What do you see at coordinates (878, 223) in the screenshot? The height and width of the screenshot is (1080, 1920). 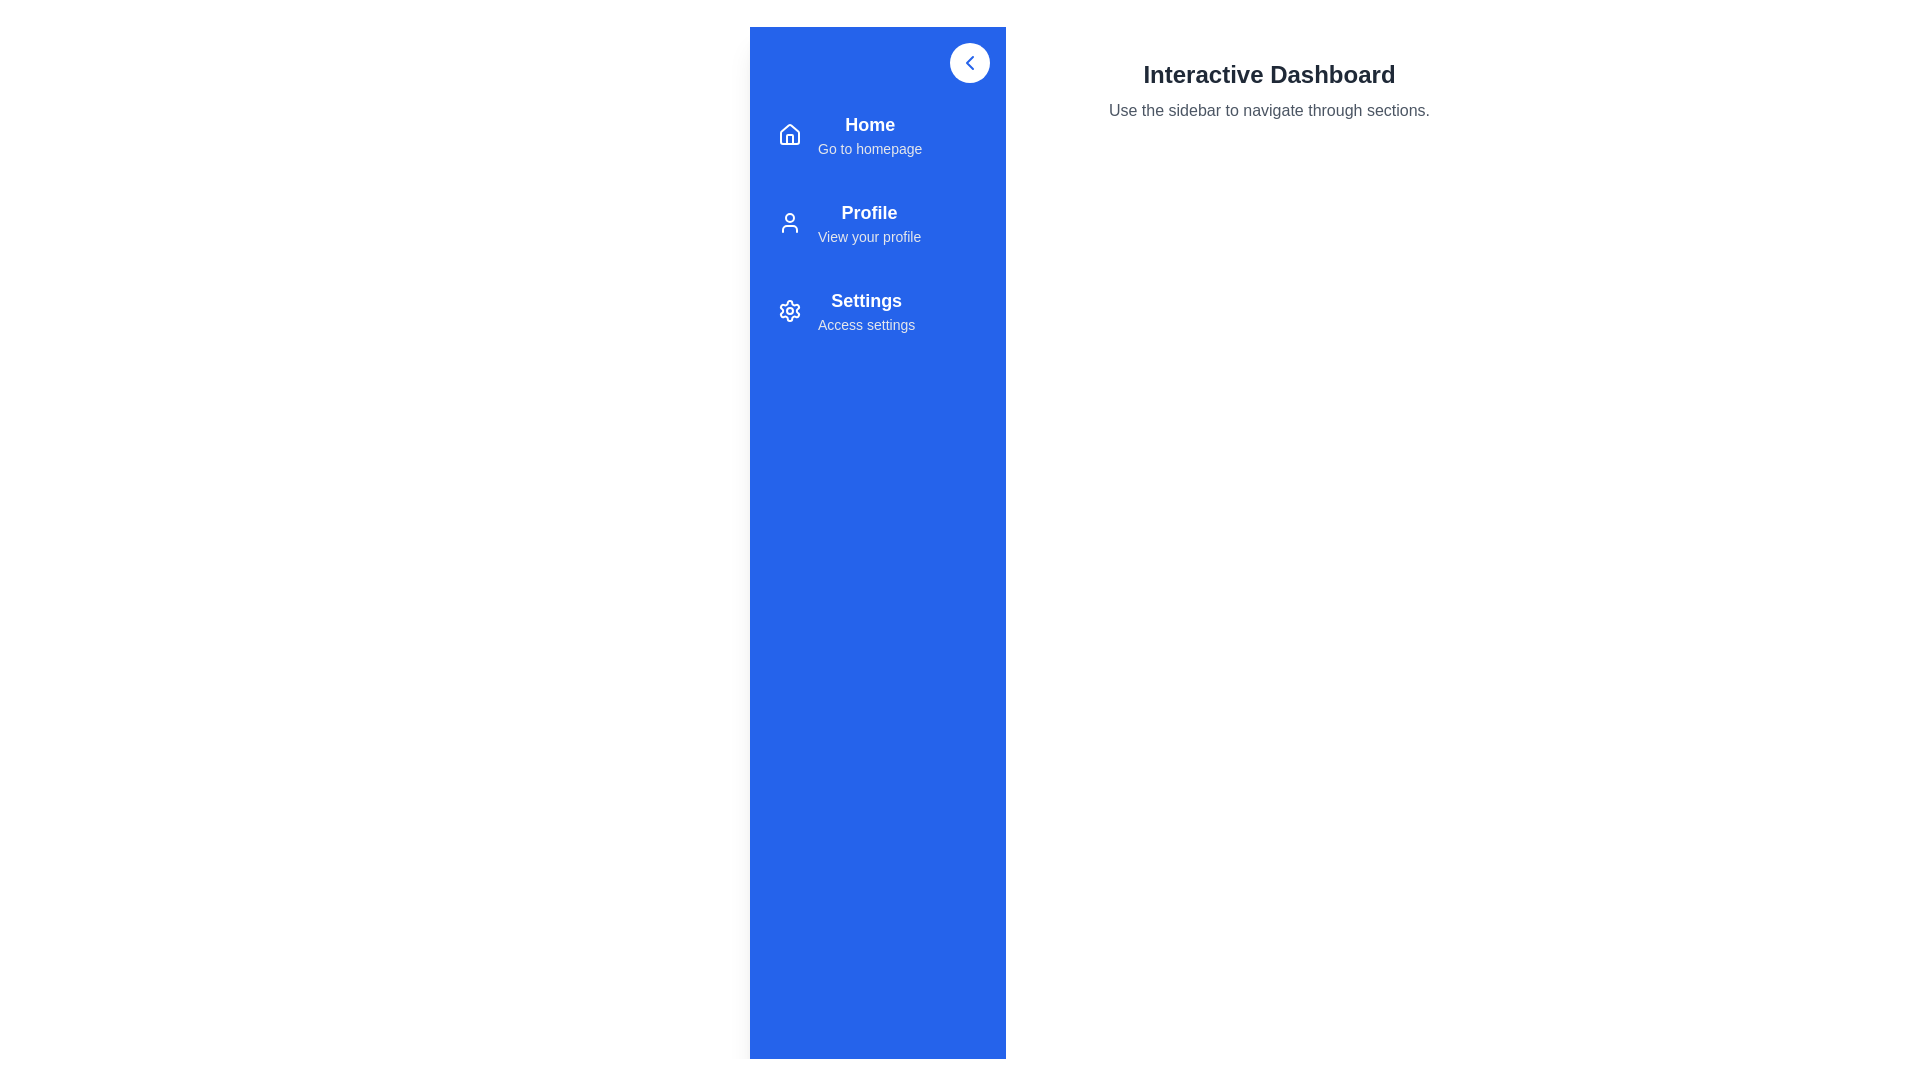 I see `the menu item Profile to reveal its visual effect` at bounding box center [878, 223].